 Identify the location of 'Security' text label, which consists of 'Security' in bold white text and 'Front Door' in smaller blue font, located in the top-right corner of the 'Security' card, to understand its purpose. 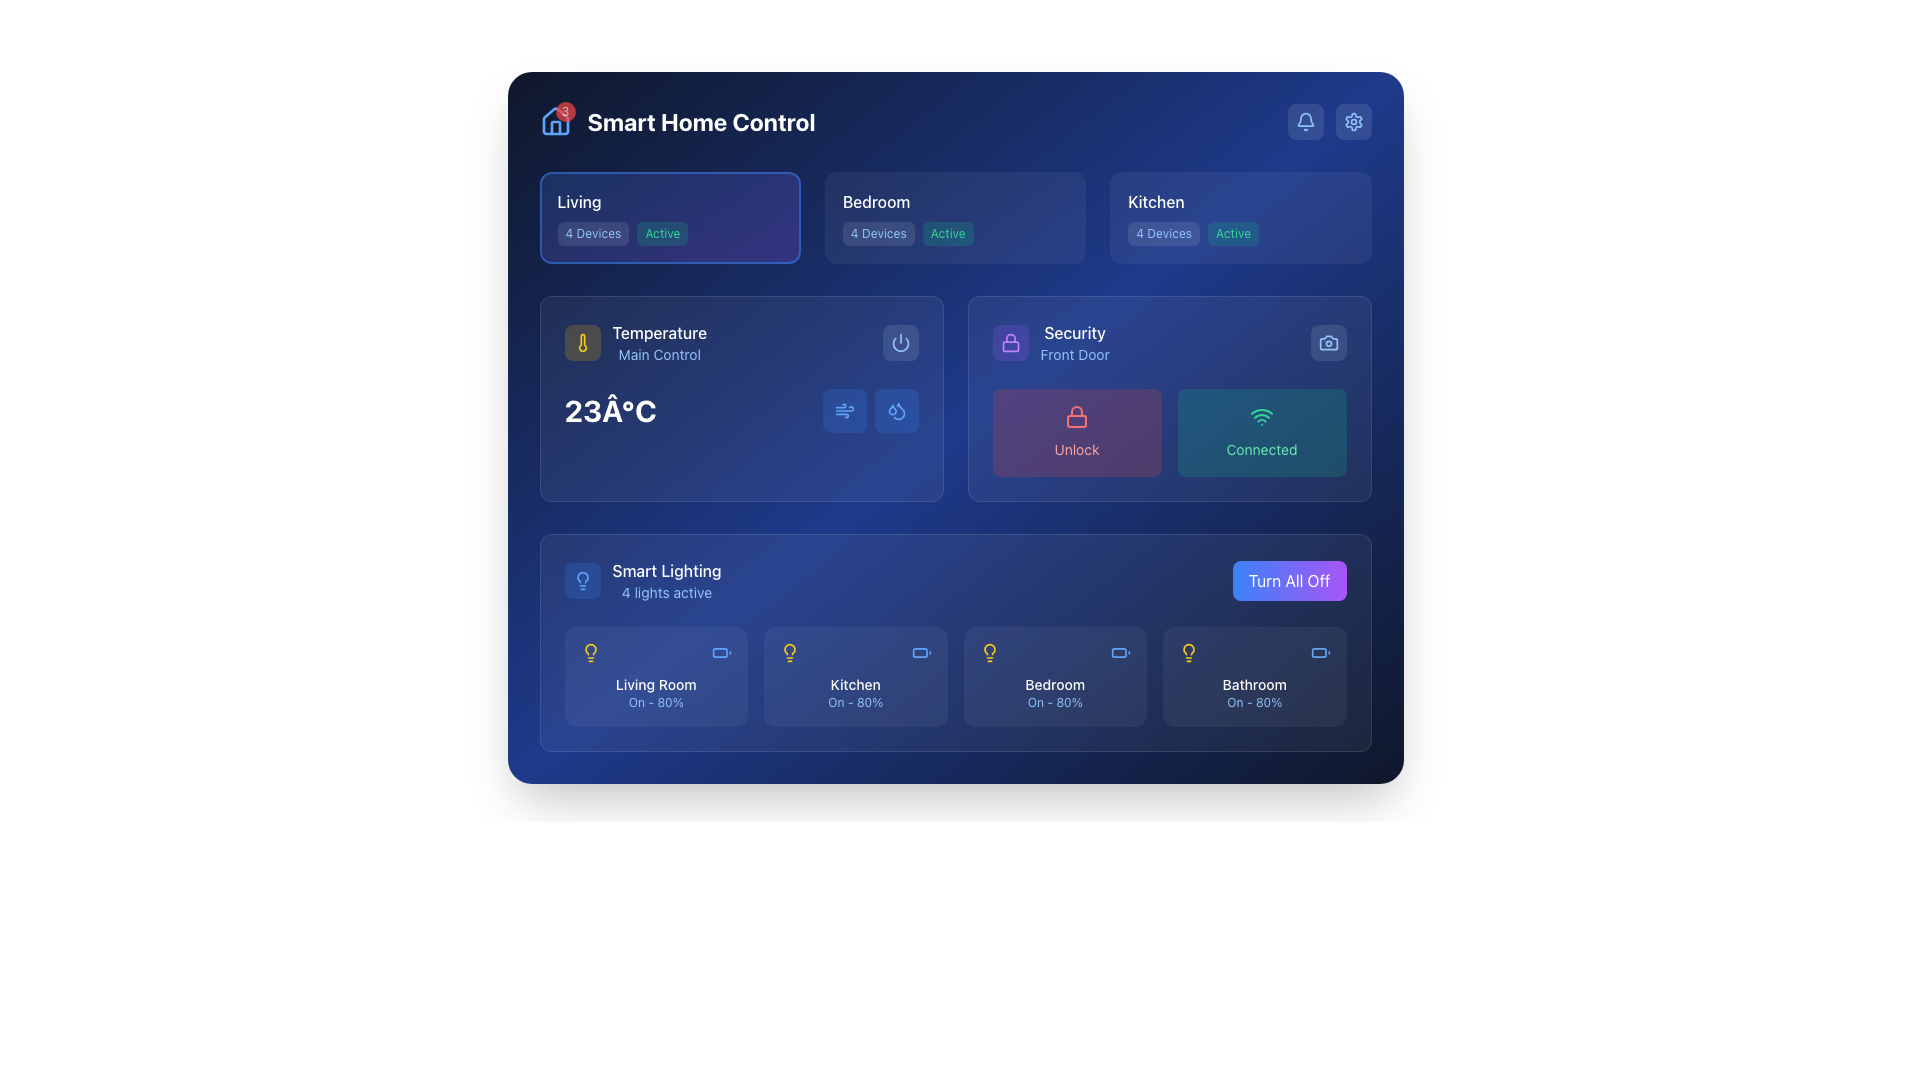
(1074, 342).